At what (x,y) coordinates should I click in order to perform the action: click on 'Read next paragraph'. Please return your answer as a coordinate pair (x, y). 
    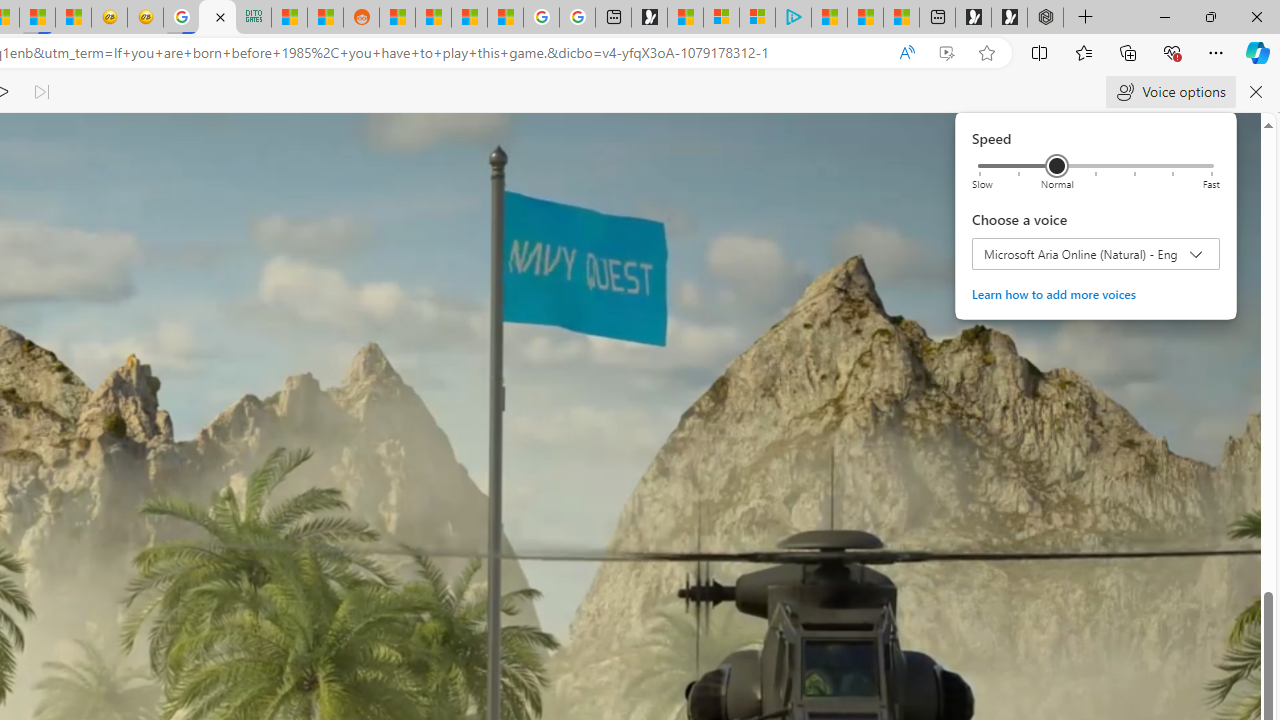
    Looking at the image, I should click on (40, 92).